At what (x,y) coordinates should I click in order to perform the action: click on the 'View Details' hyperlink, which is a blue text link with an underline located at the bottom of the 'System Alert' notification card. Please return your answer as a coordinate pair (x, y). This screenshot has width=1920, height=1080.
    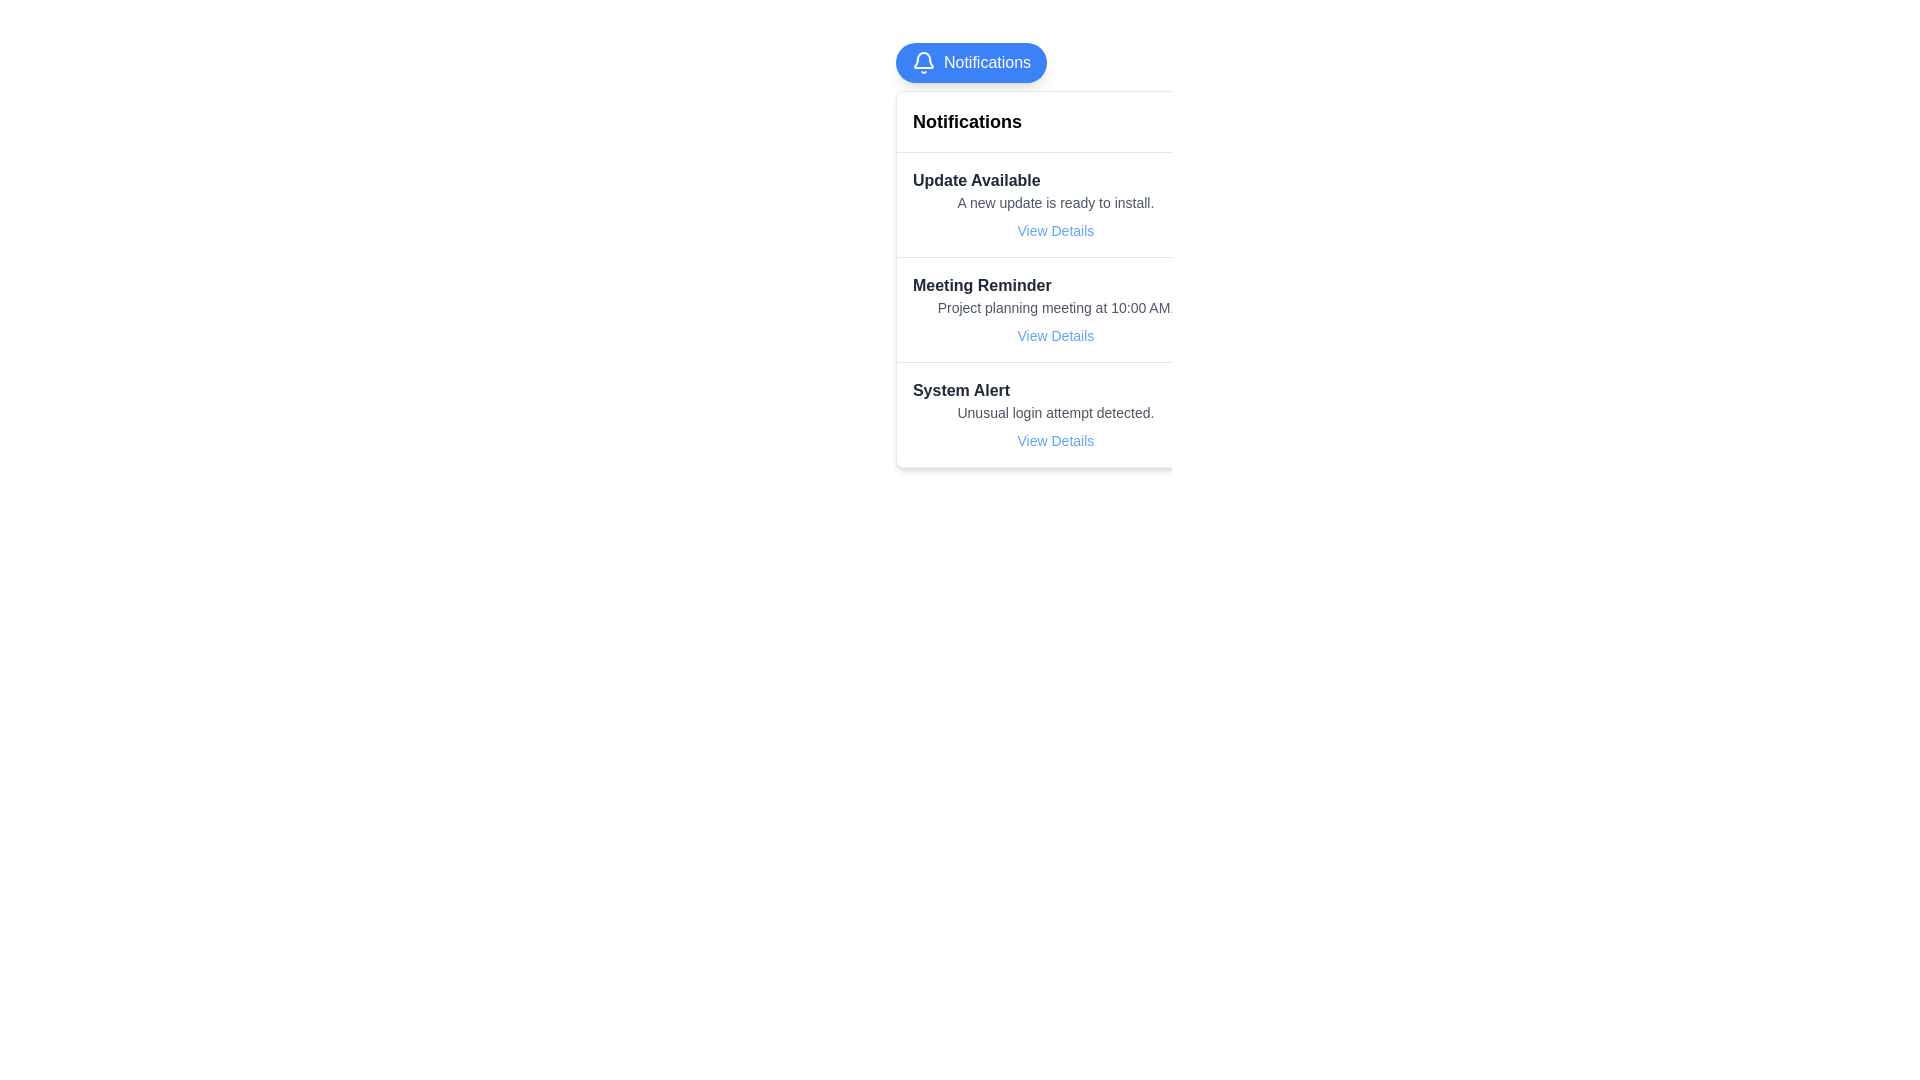
    Looking at the image, I should click on (1055, 439).